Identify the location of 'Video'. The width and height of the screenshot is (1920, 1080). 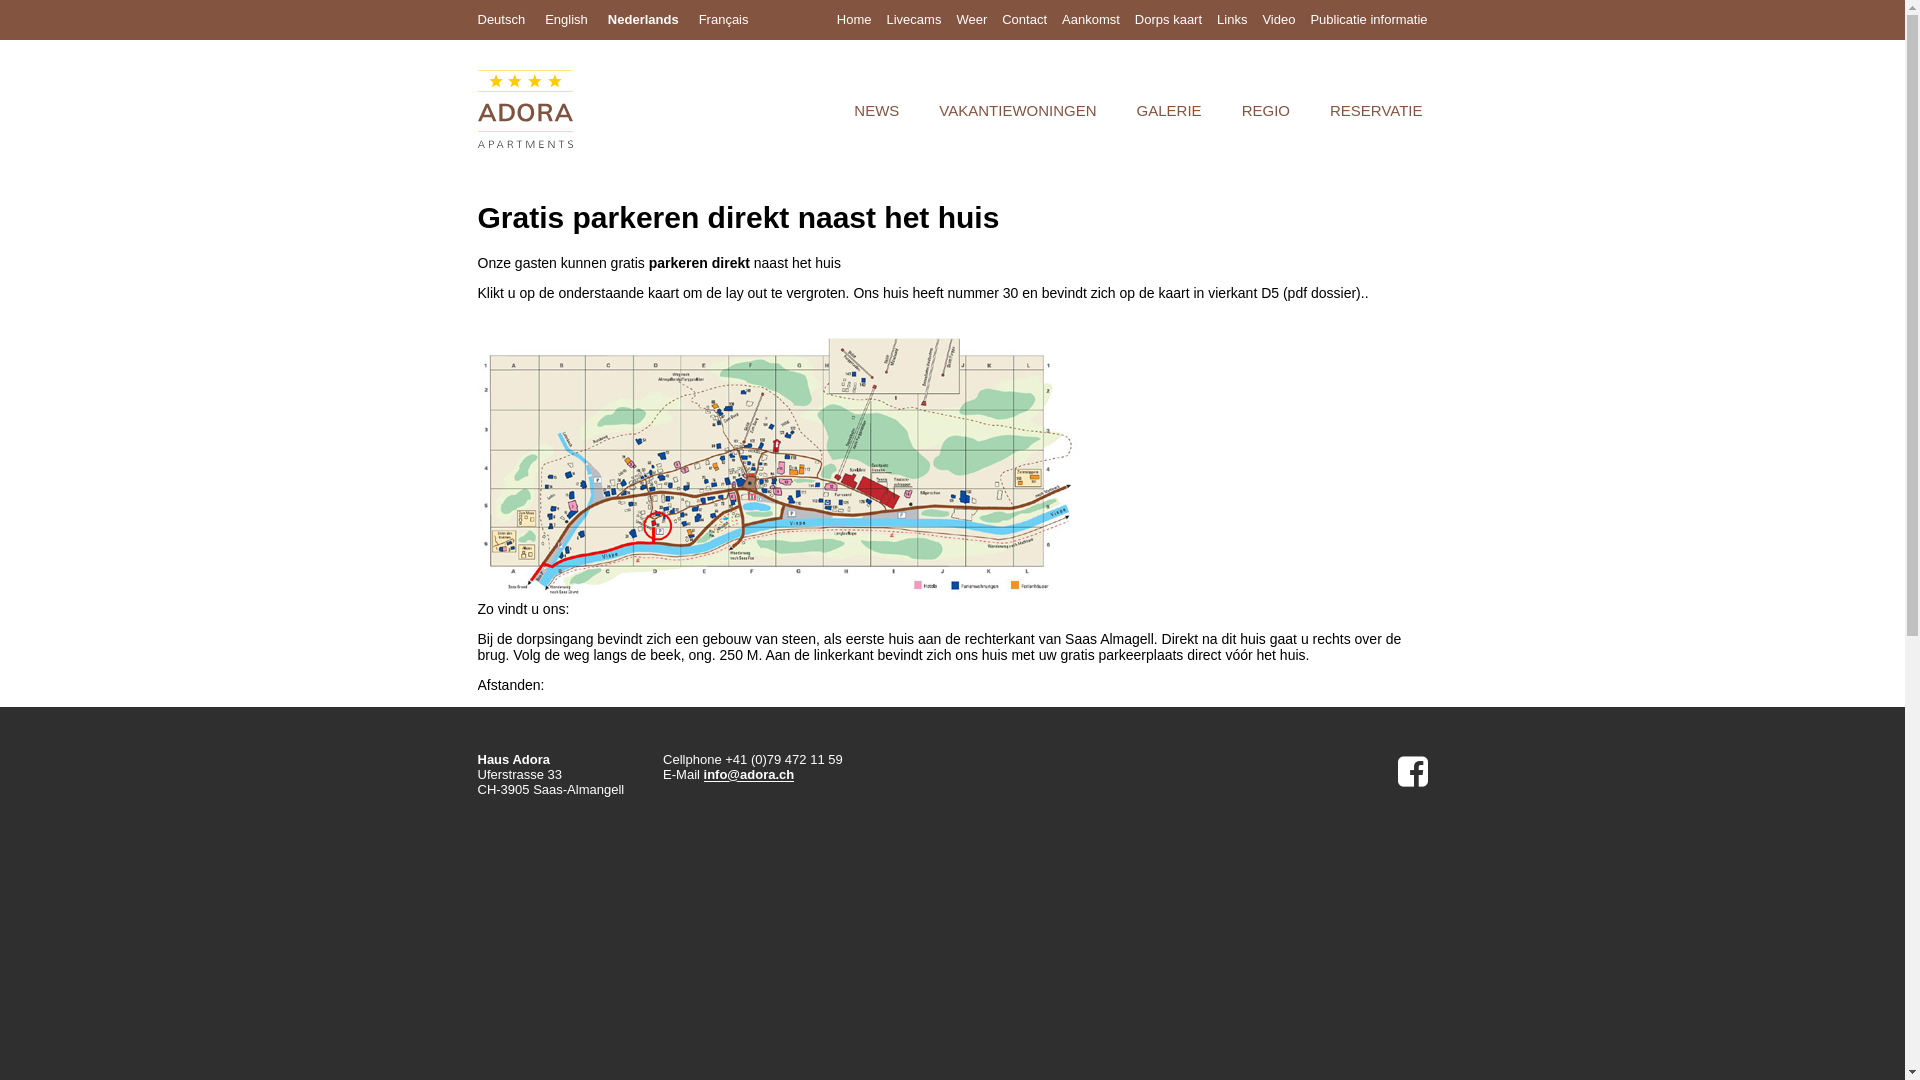
(1277, 19).